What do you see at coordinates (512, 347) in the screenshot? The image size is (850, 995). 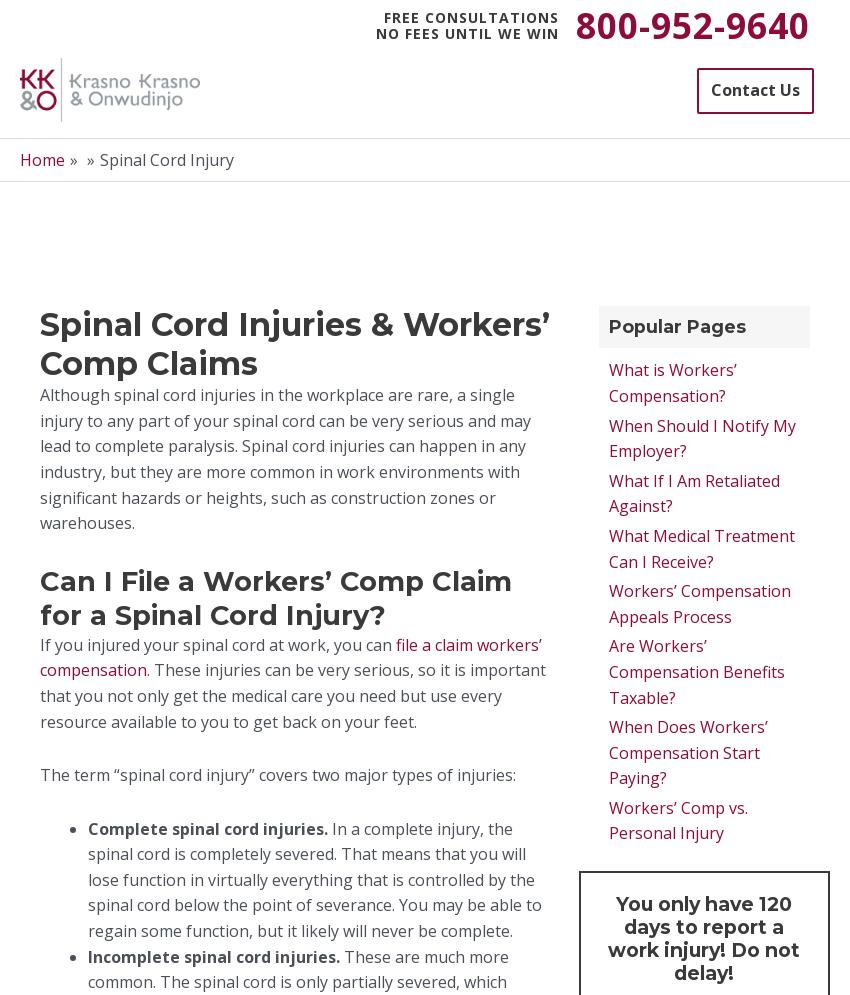 I see `'*'` at bounding box center [512, 347].